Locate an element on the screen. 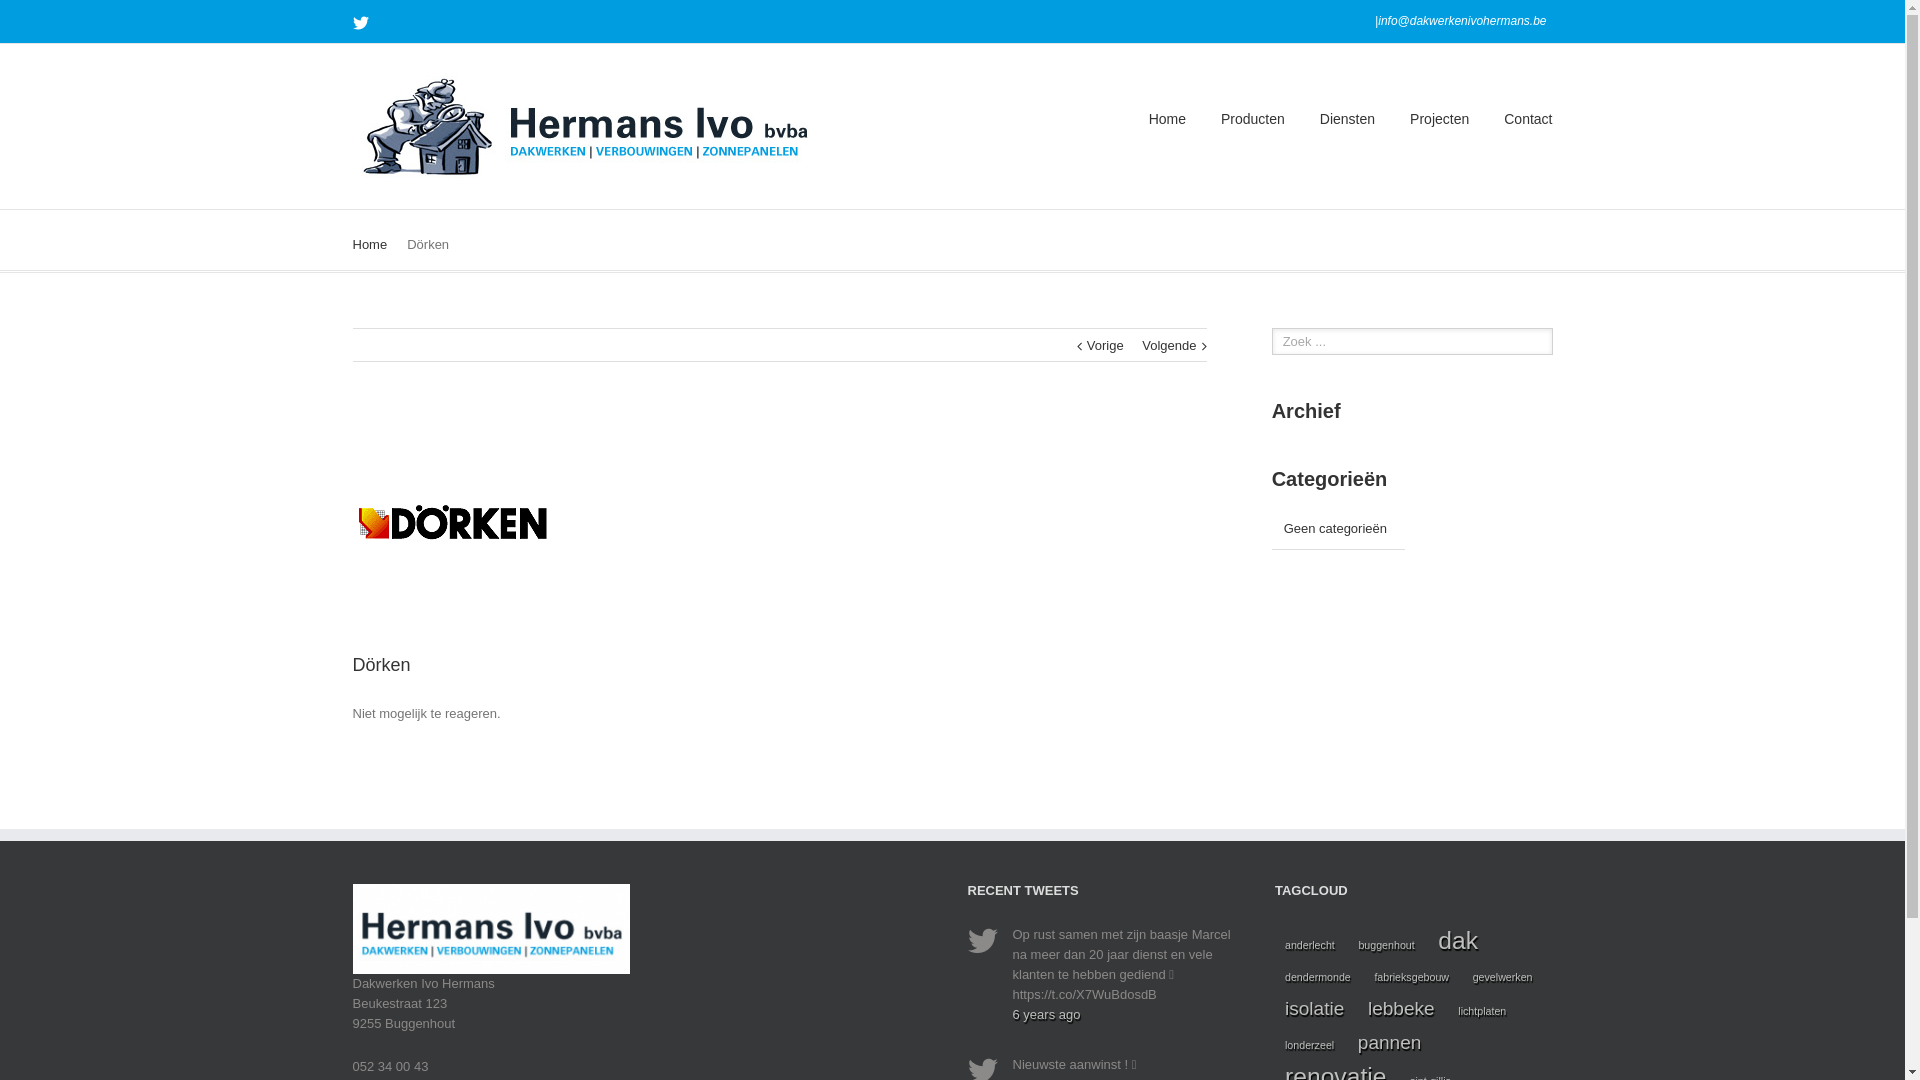 This screenshot has height=1080, width=1920. 'Volgende' is located at coordinates (1169, 345).